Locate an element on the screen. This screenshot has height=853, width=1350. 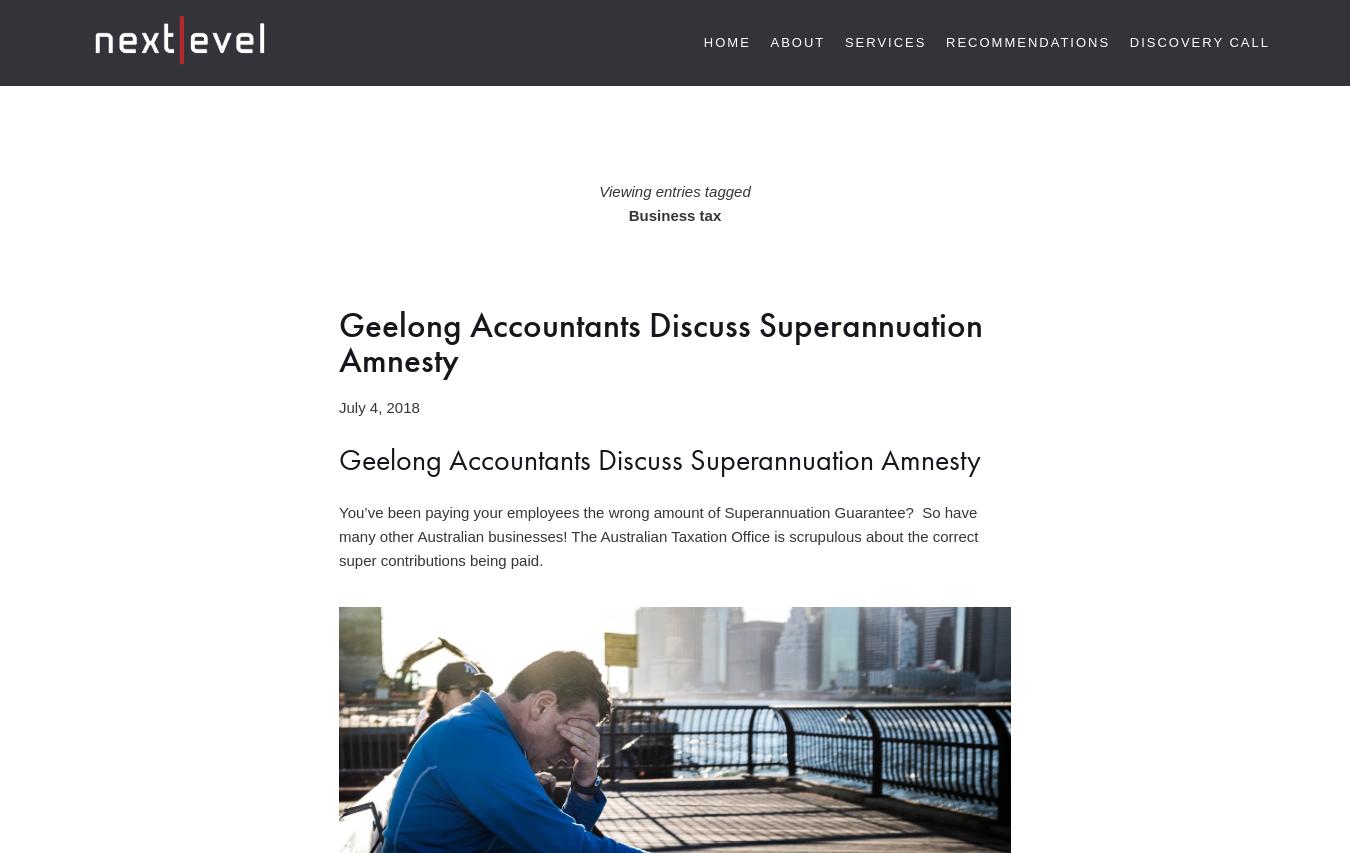
'Business tax' is located at coordinates (674, 214).